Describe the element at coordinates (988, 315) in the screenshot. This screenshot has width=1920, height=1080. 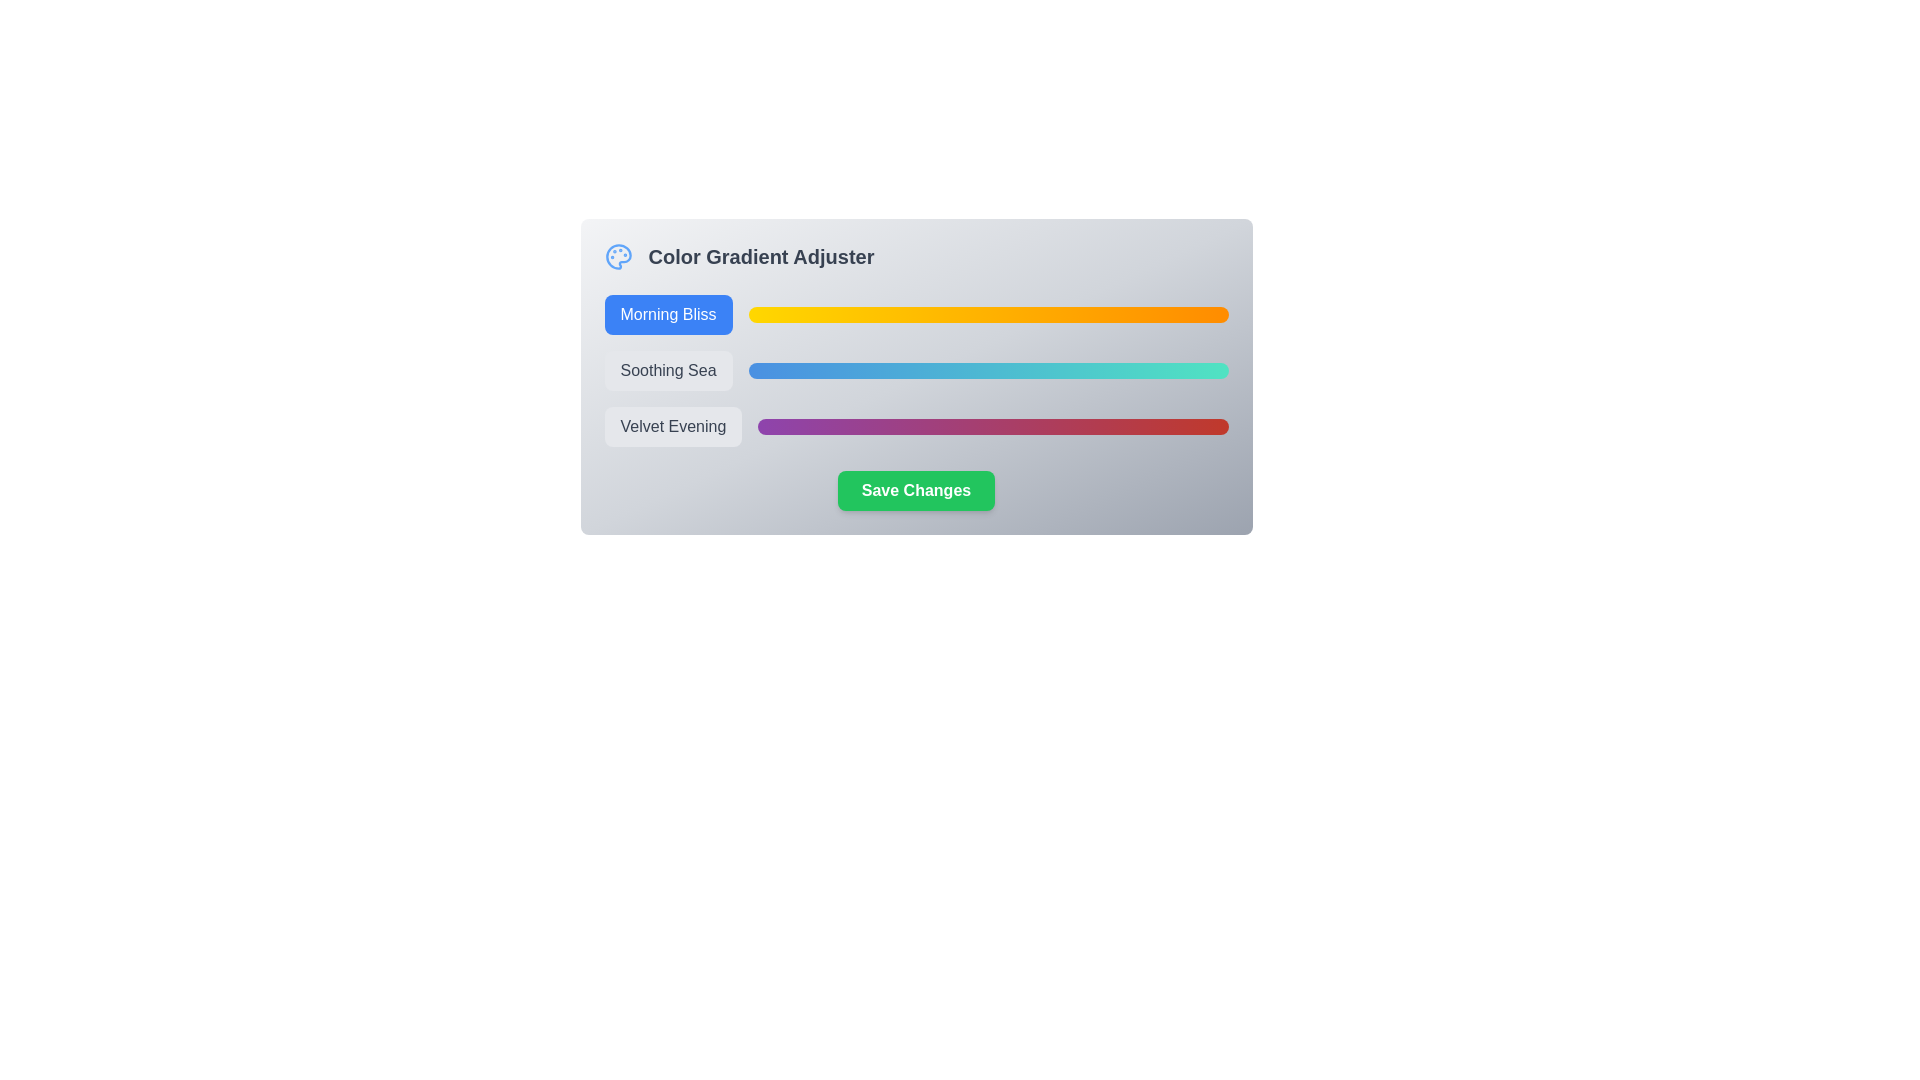
I see `the gradient preview bar associated with Morning Bliss to observe its gradient` at that location.